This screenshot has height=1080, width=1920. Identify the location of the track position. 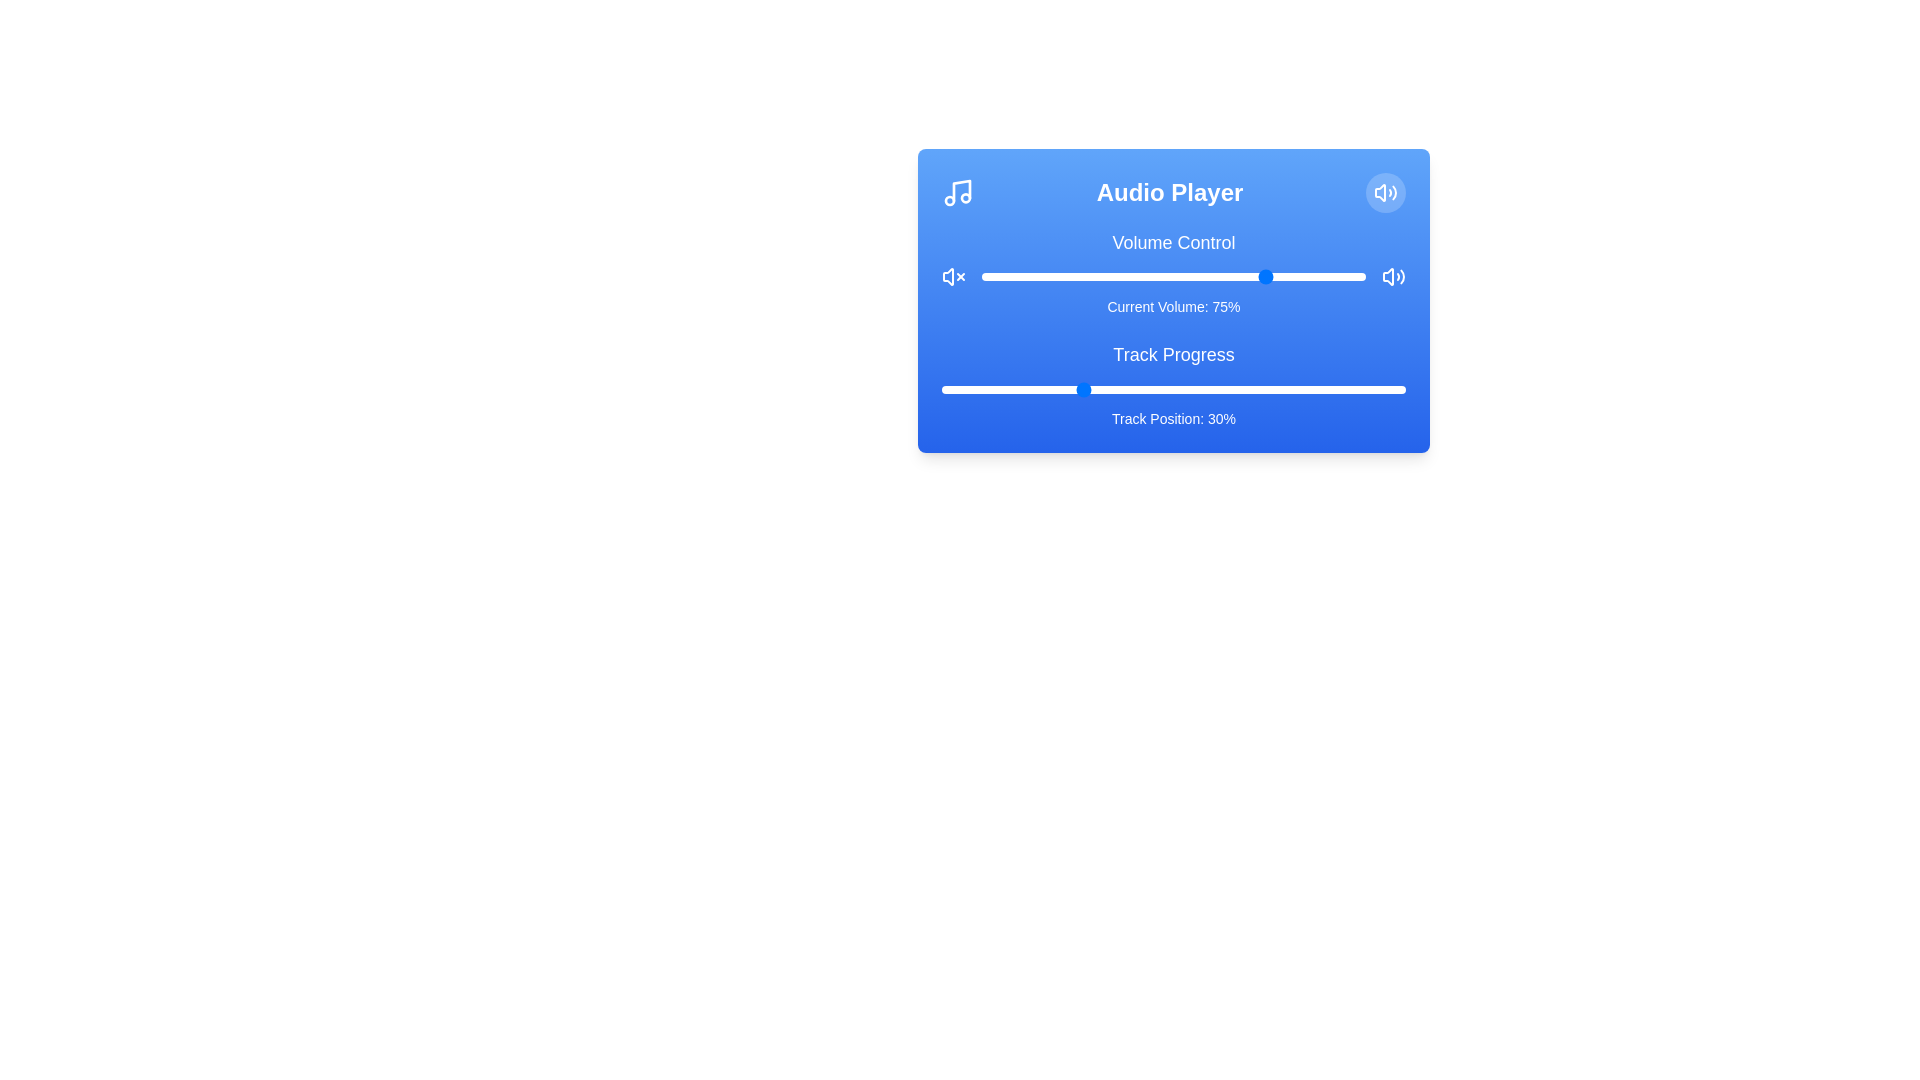
(1169, 389).